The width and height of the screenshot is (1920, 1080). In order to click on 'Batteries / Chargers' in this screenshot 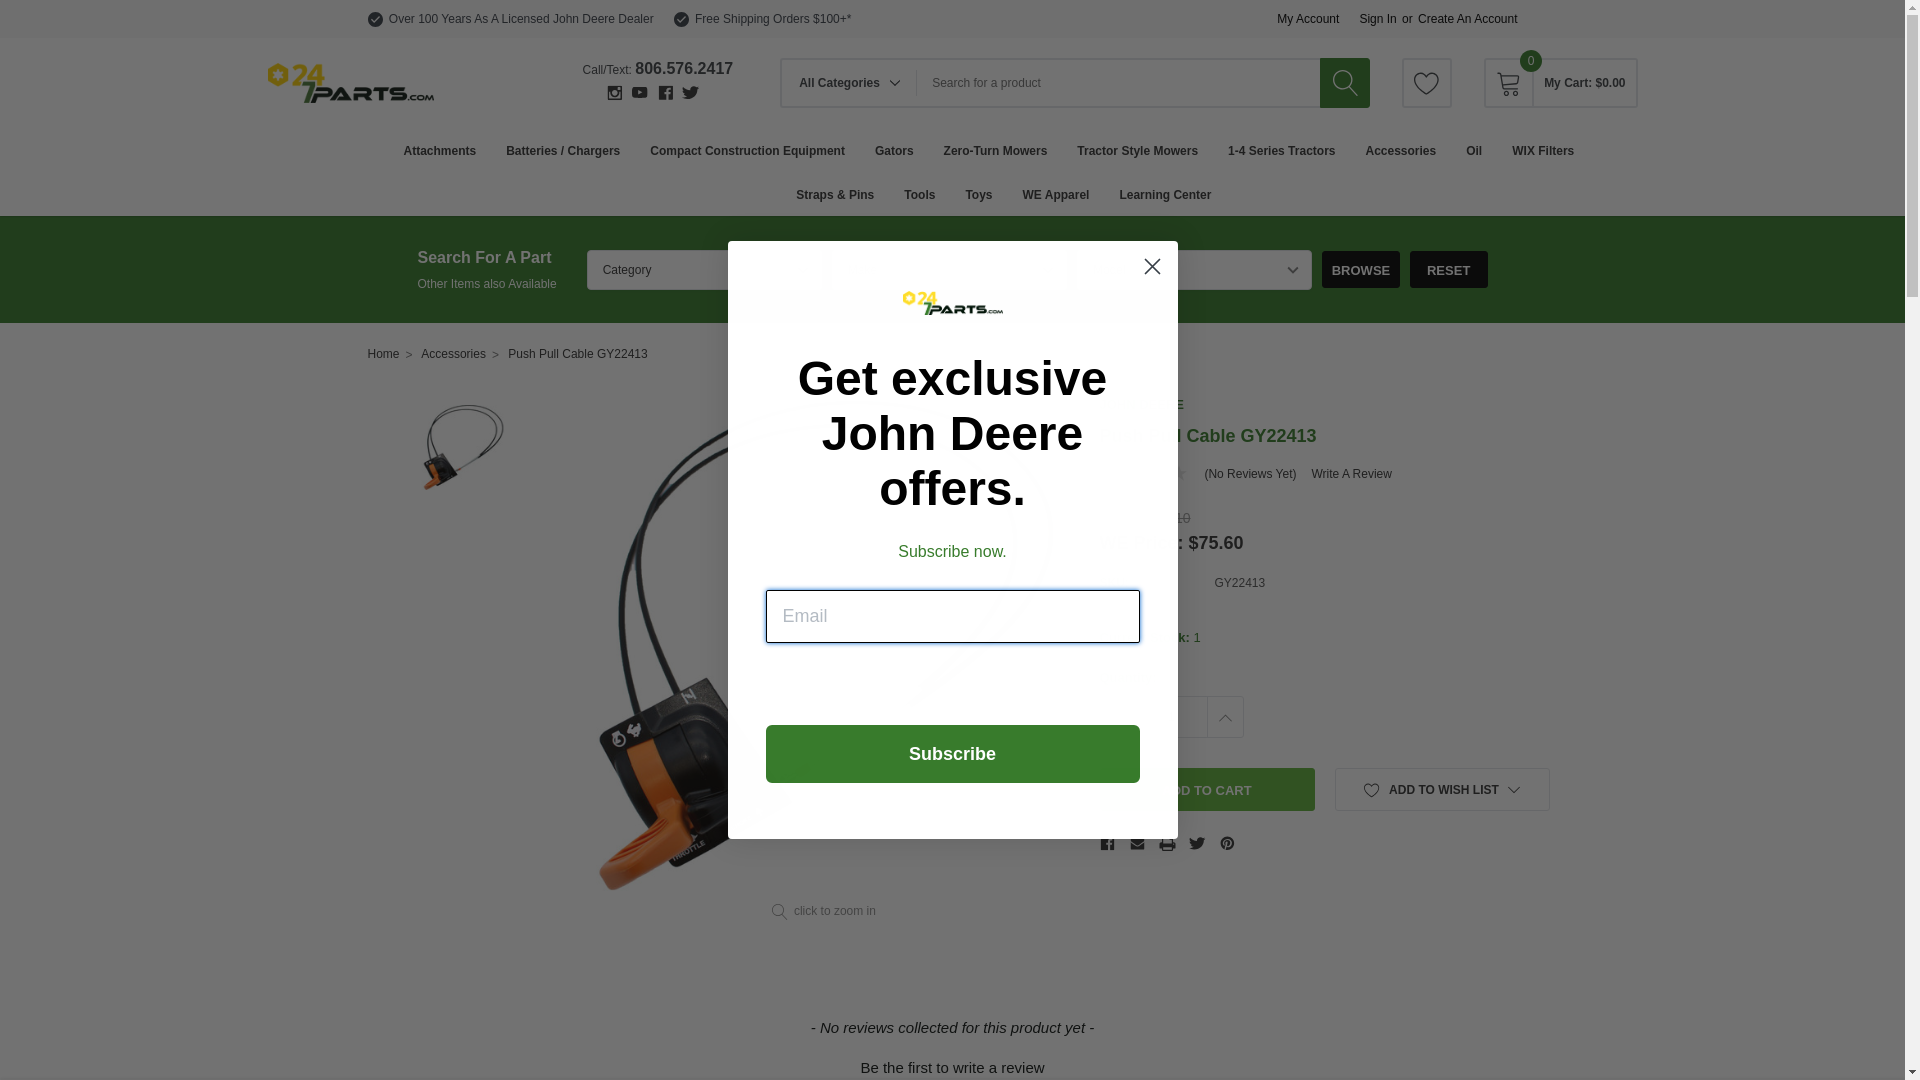, I will do `click(561, 149)`.